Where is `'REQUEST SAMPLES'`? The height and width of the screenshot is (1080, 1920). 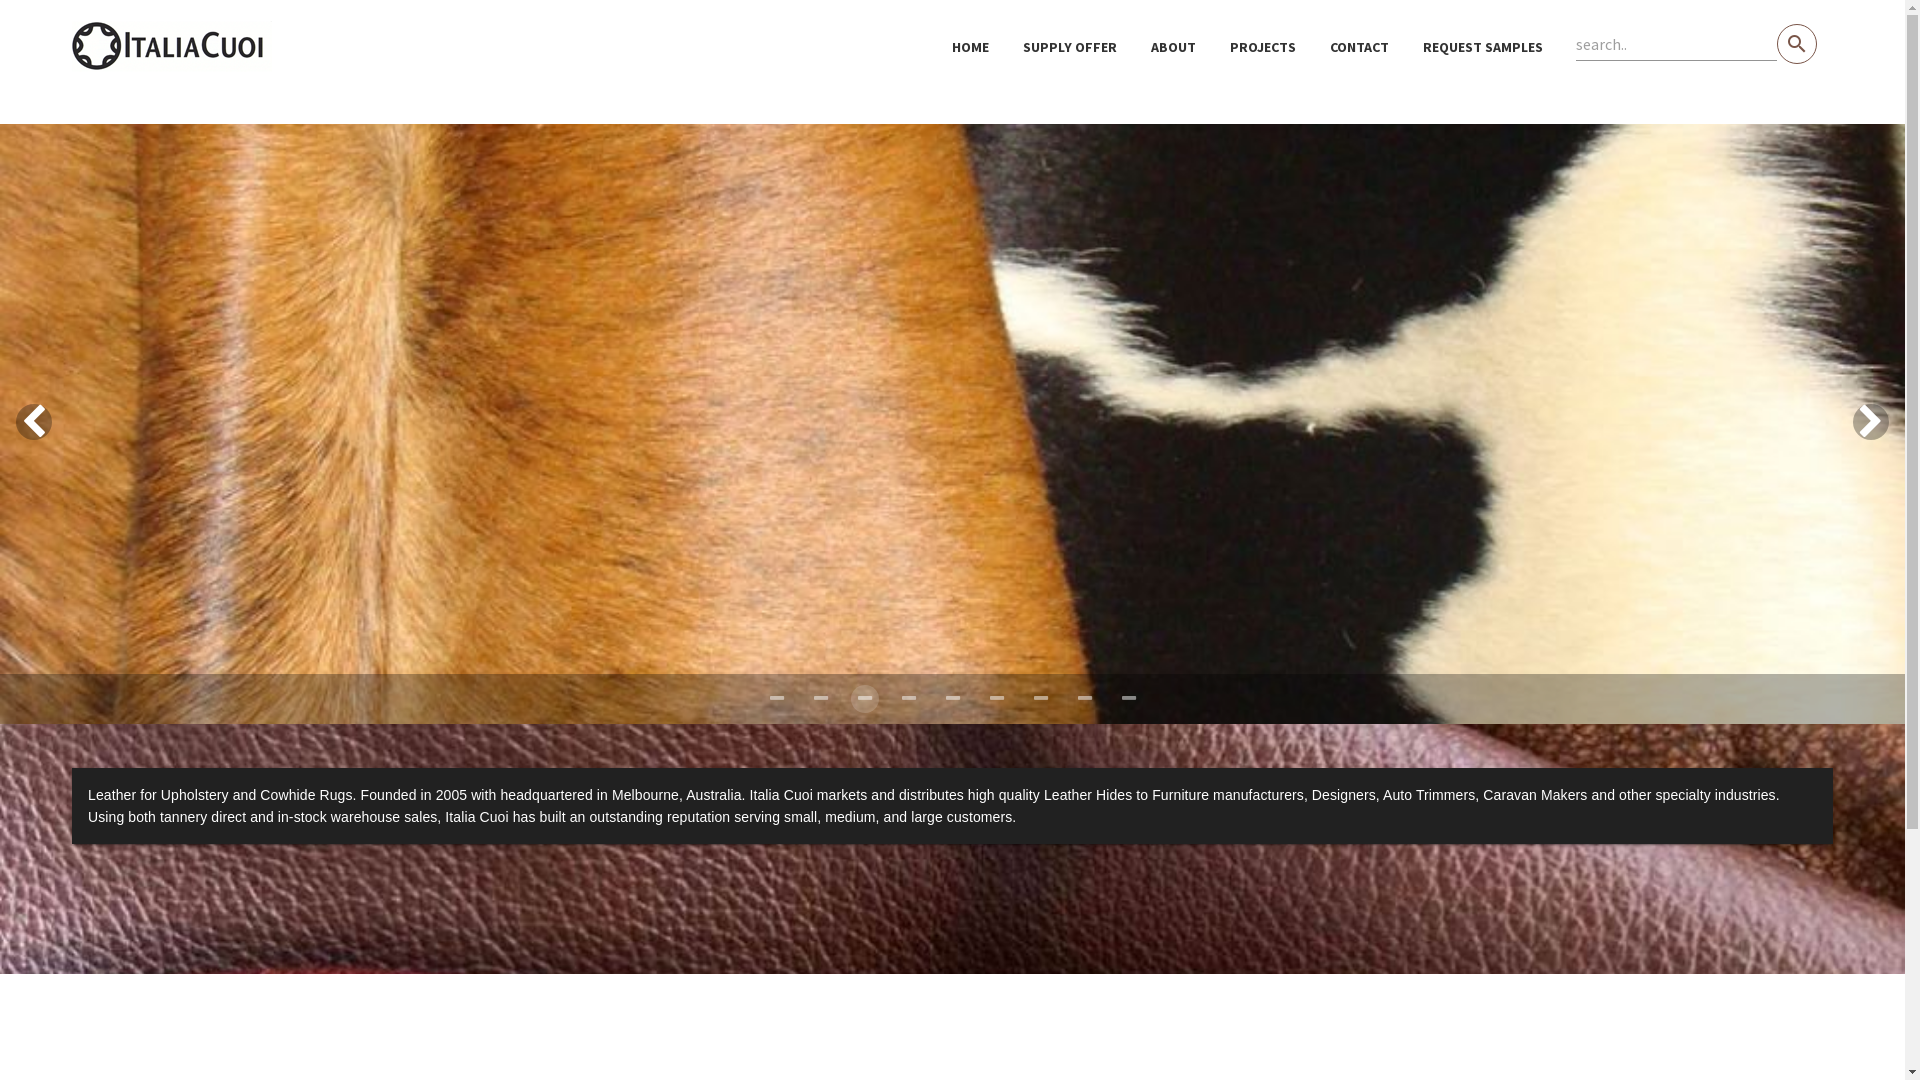 'REQUEST SAMPLES' is located at coordinates (1483, 45).